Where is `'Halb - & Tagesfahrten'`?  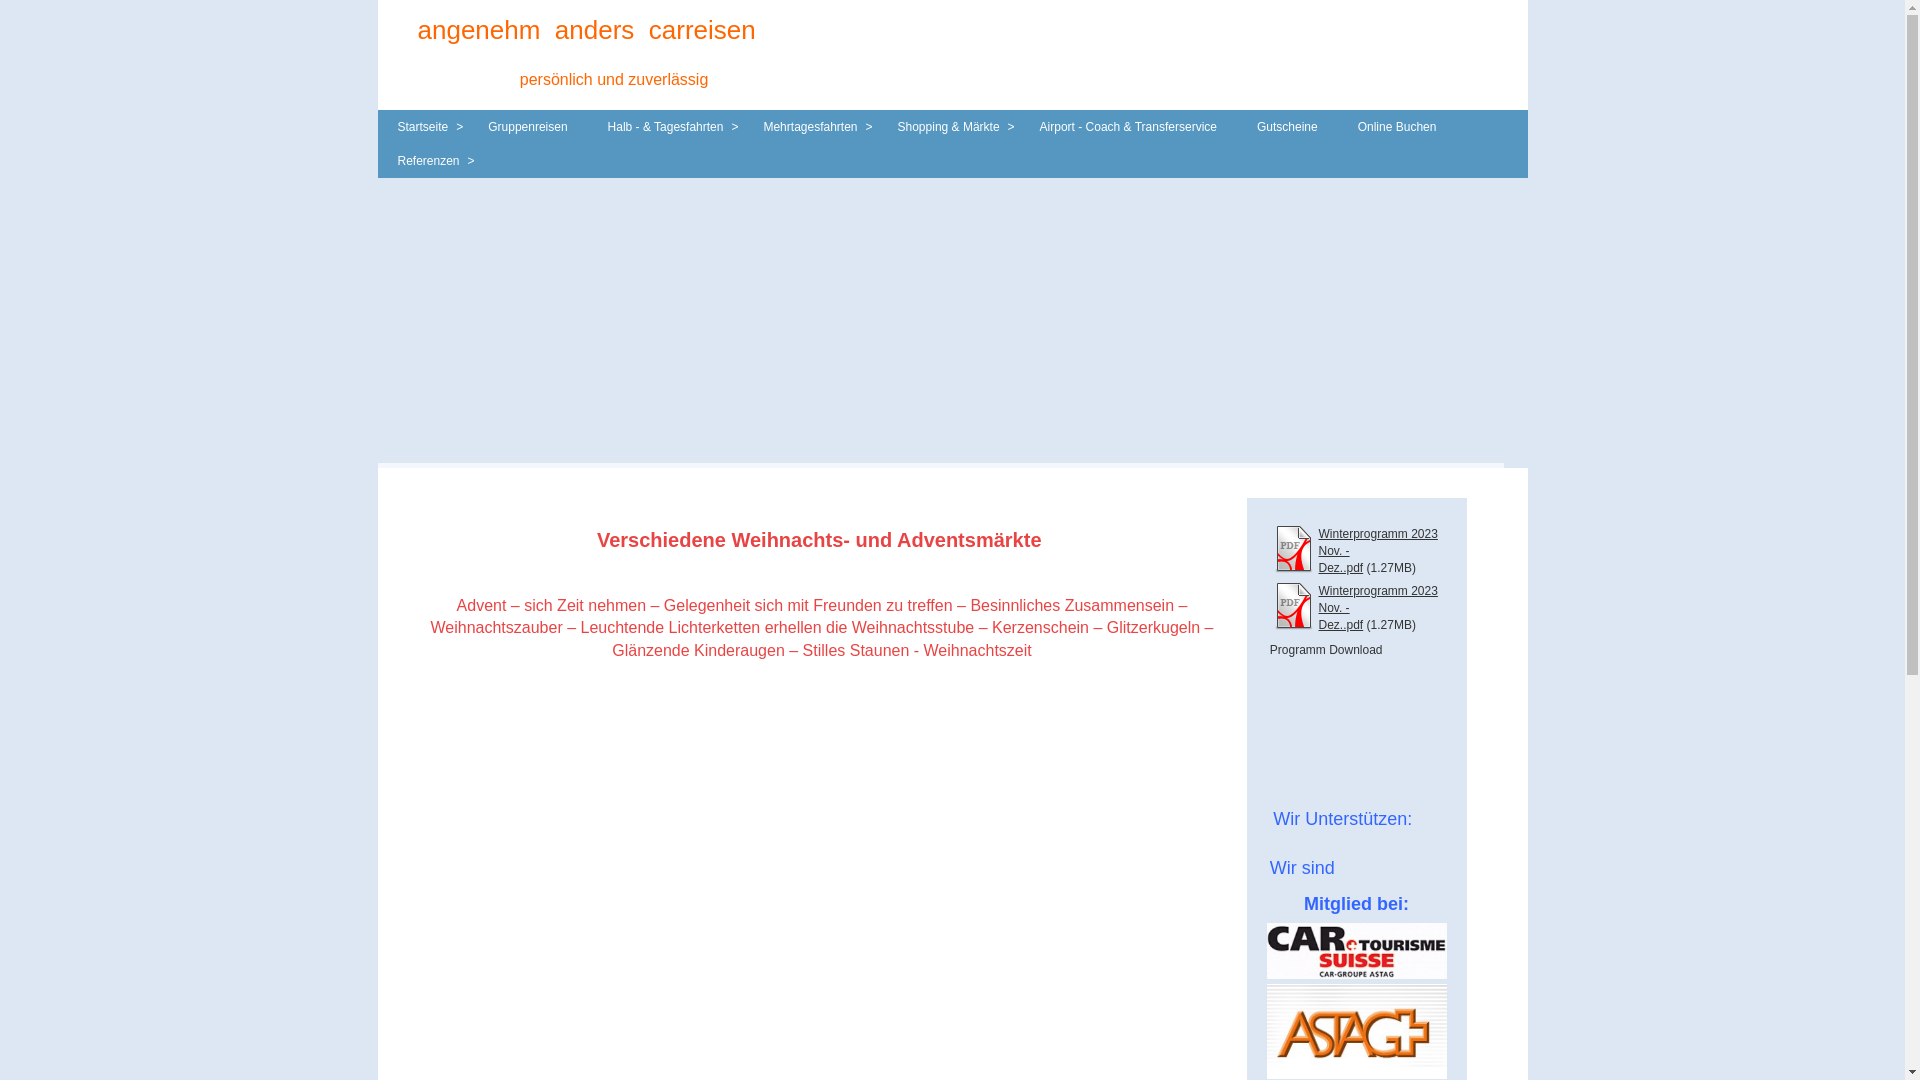
'Halb - & Tagesfahrten' is located at coordinates (666, 127).